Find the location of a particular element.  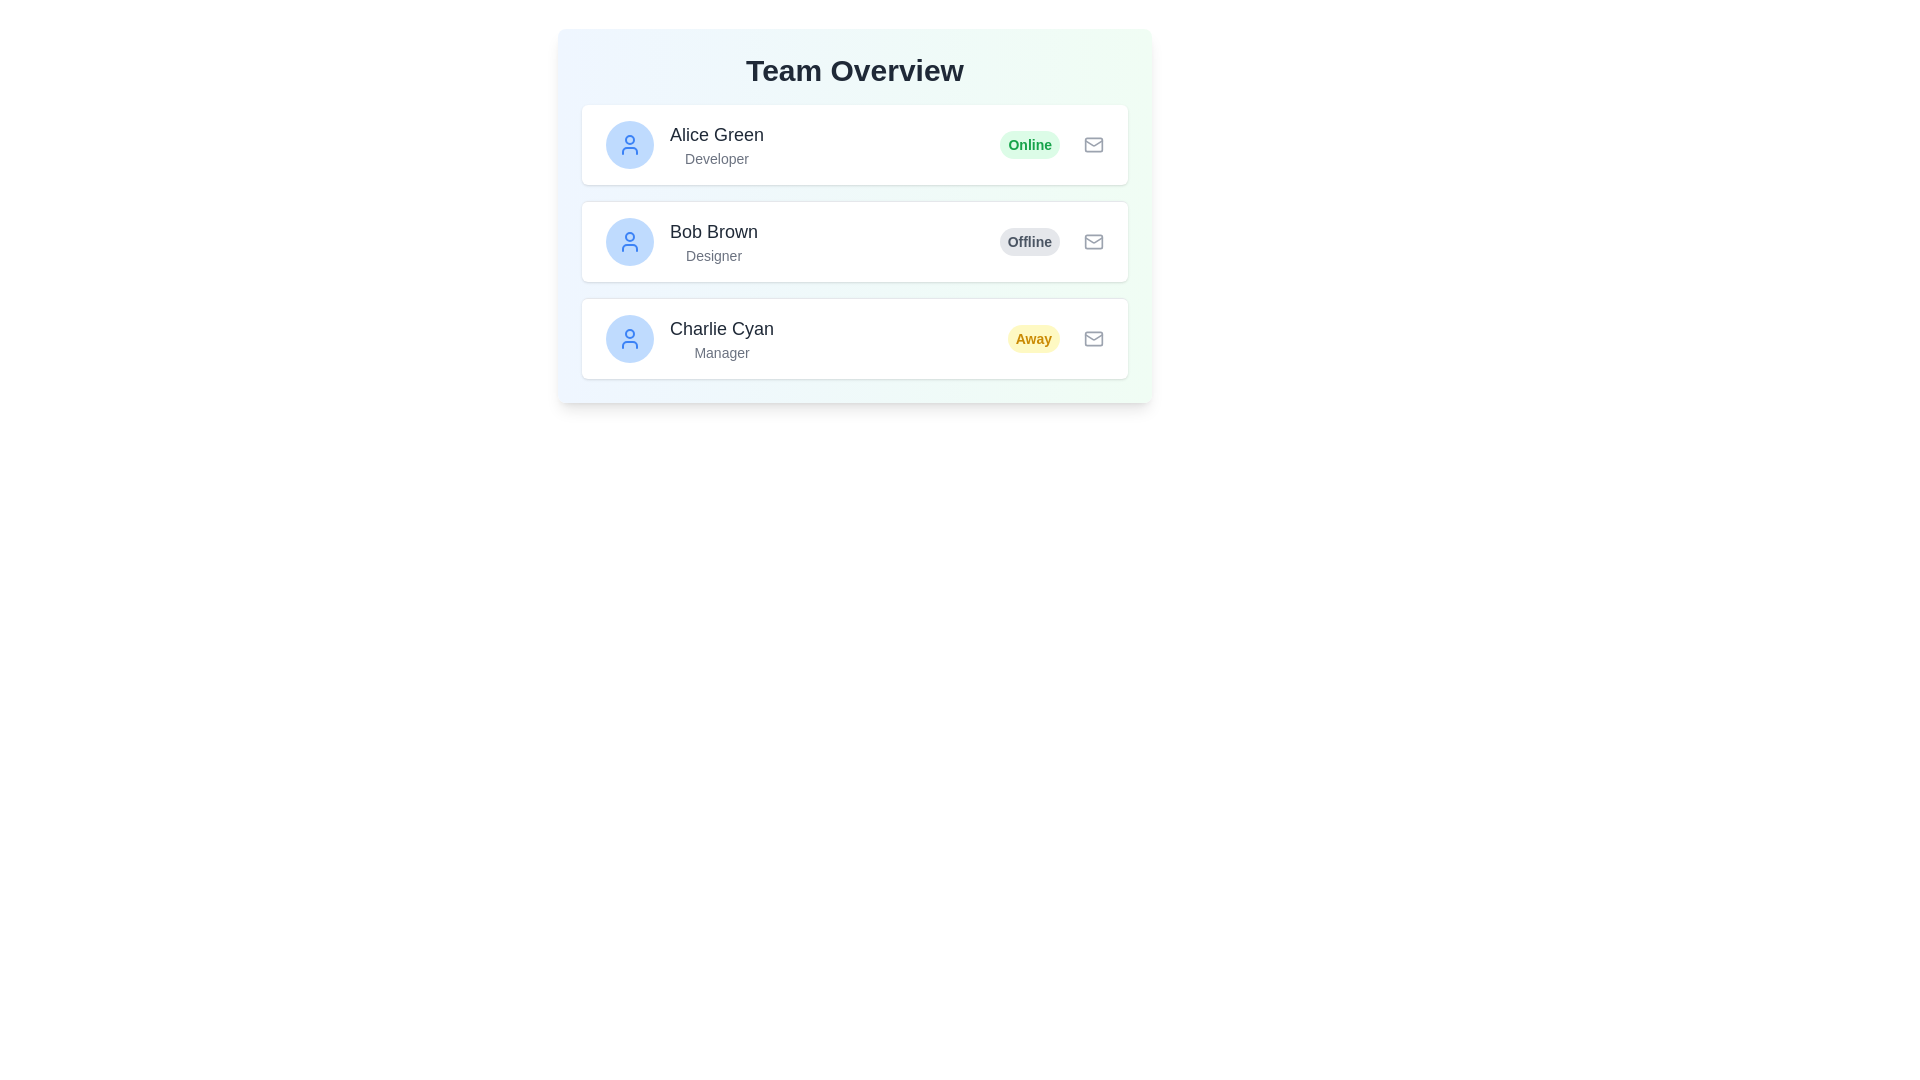

the Text Label displaying 'Charlie Cyan' in the Team Overview section, which identifies the team member's name above the role designation 'Manager' is located at coordinates (721, 327).